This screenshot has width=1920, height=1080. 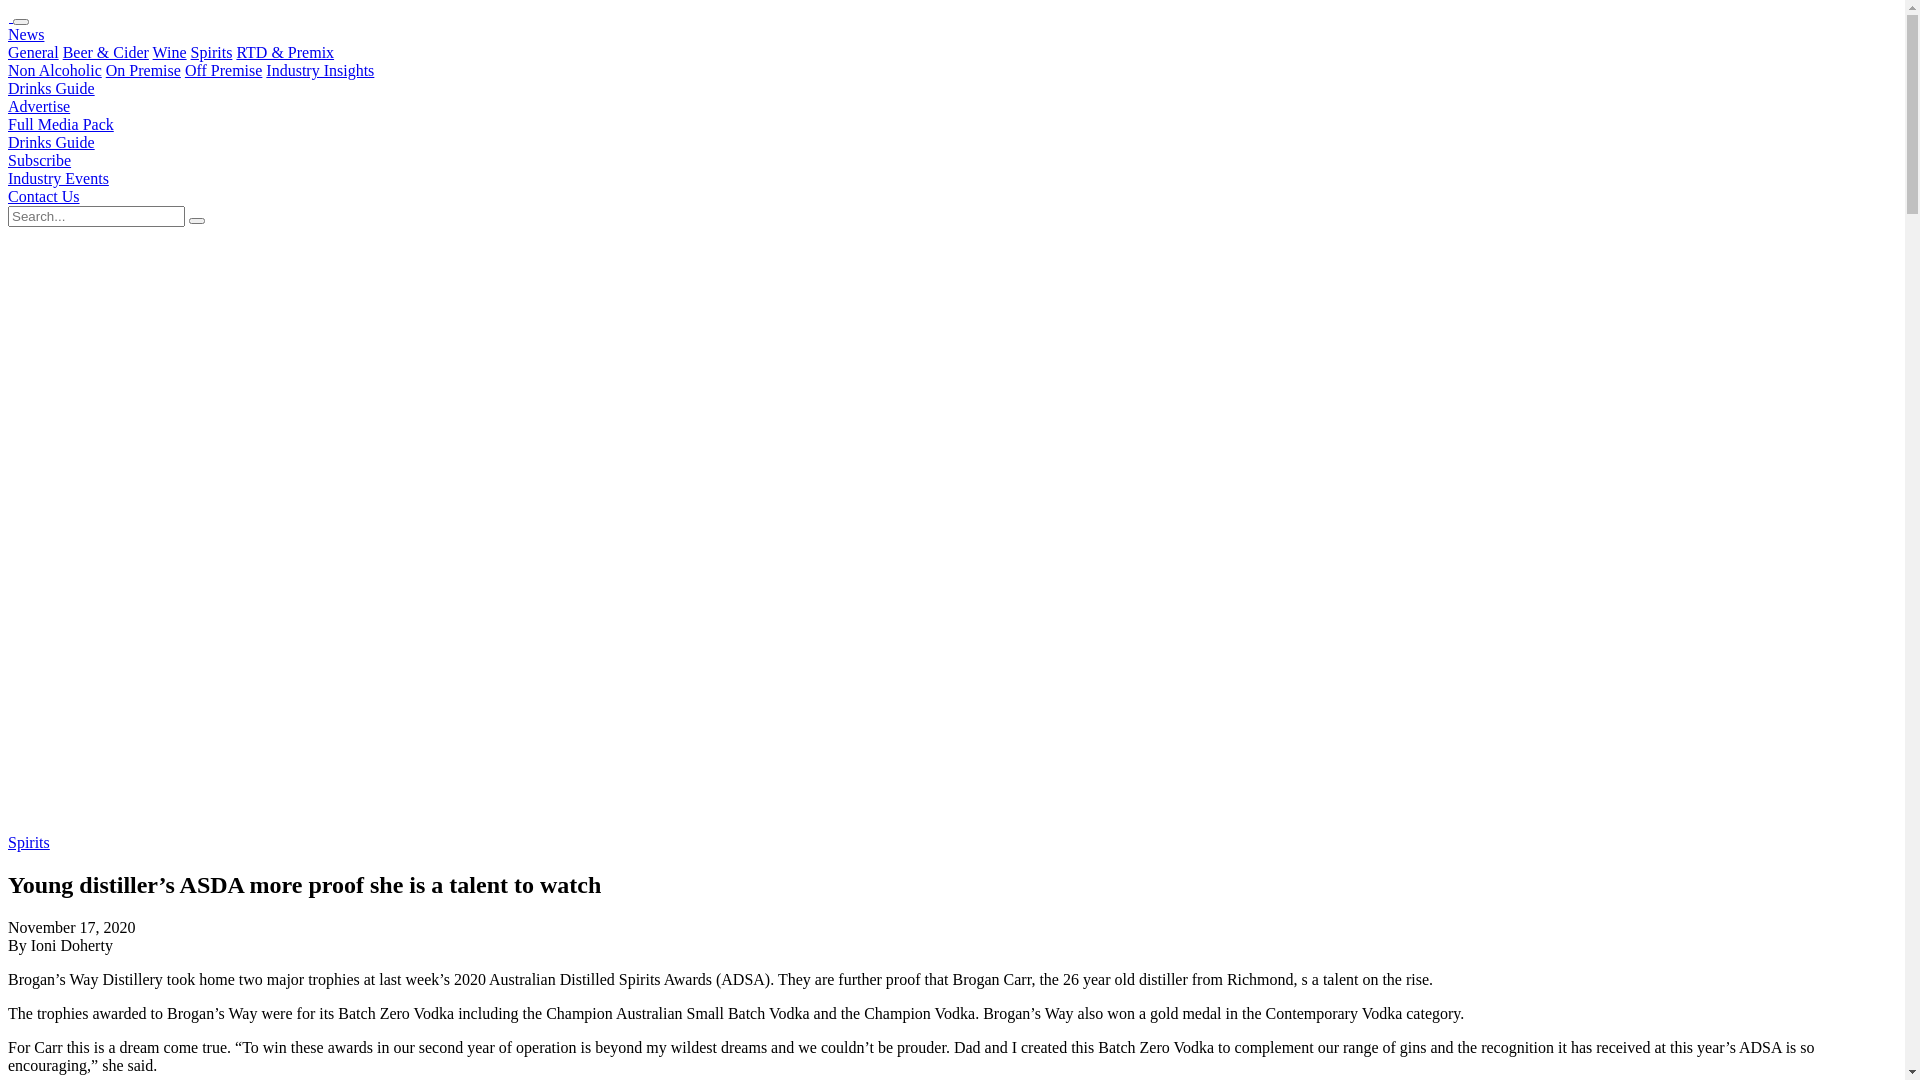 I want to click on 'On Premise', so click(x=142, y=69).